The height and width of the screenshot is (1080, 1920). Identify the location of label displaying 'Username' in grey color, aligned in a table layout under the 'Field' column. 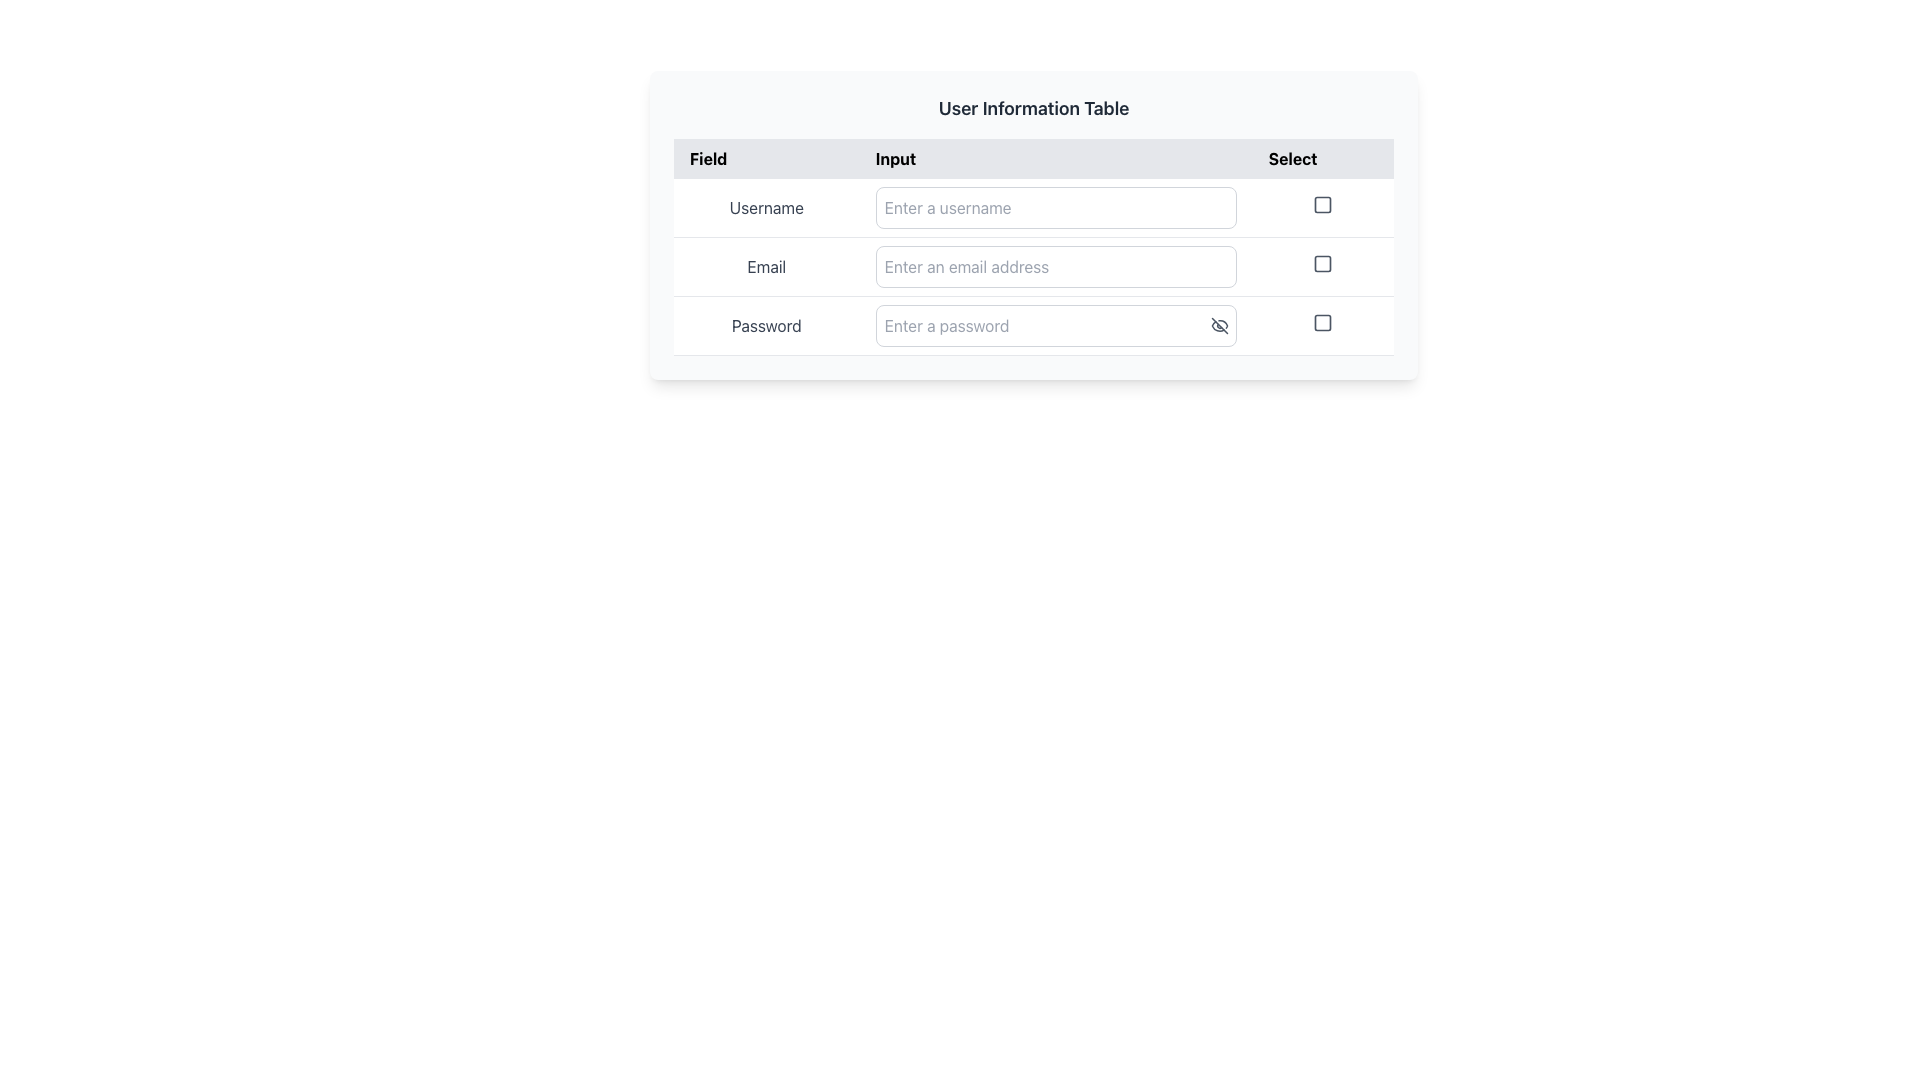
(765, 208).